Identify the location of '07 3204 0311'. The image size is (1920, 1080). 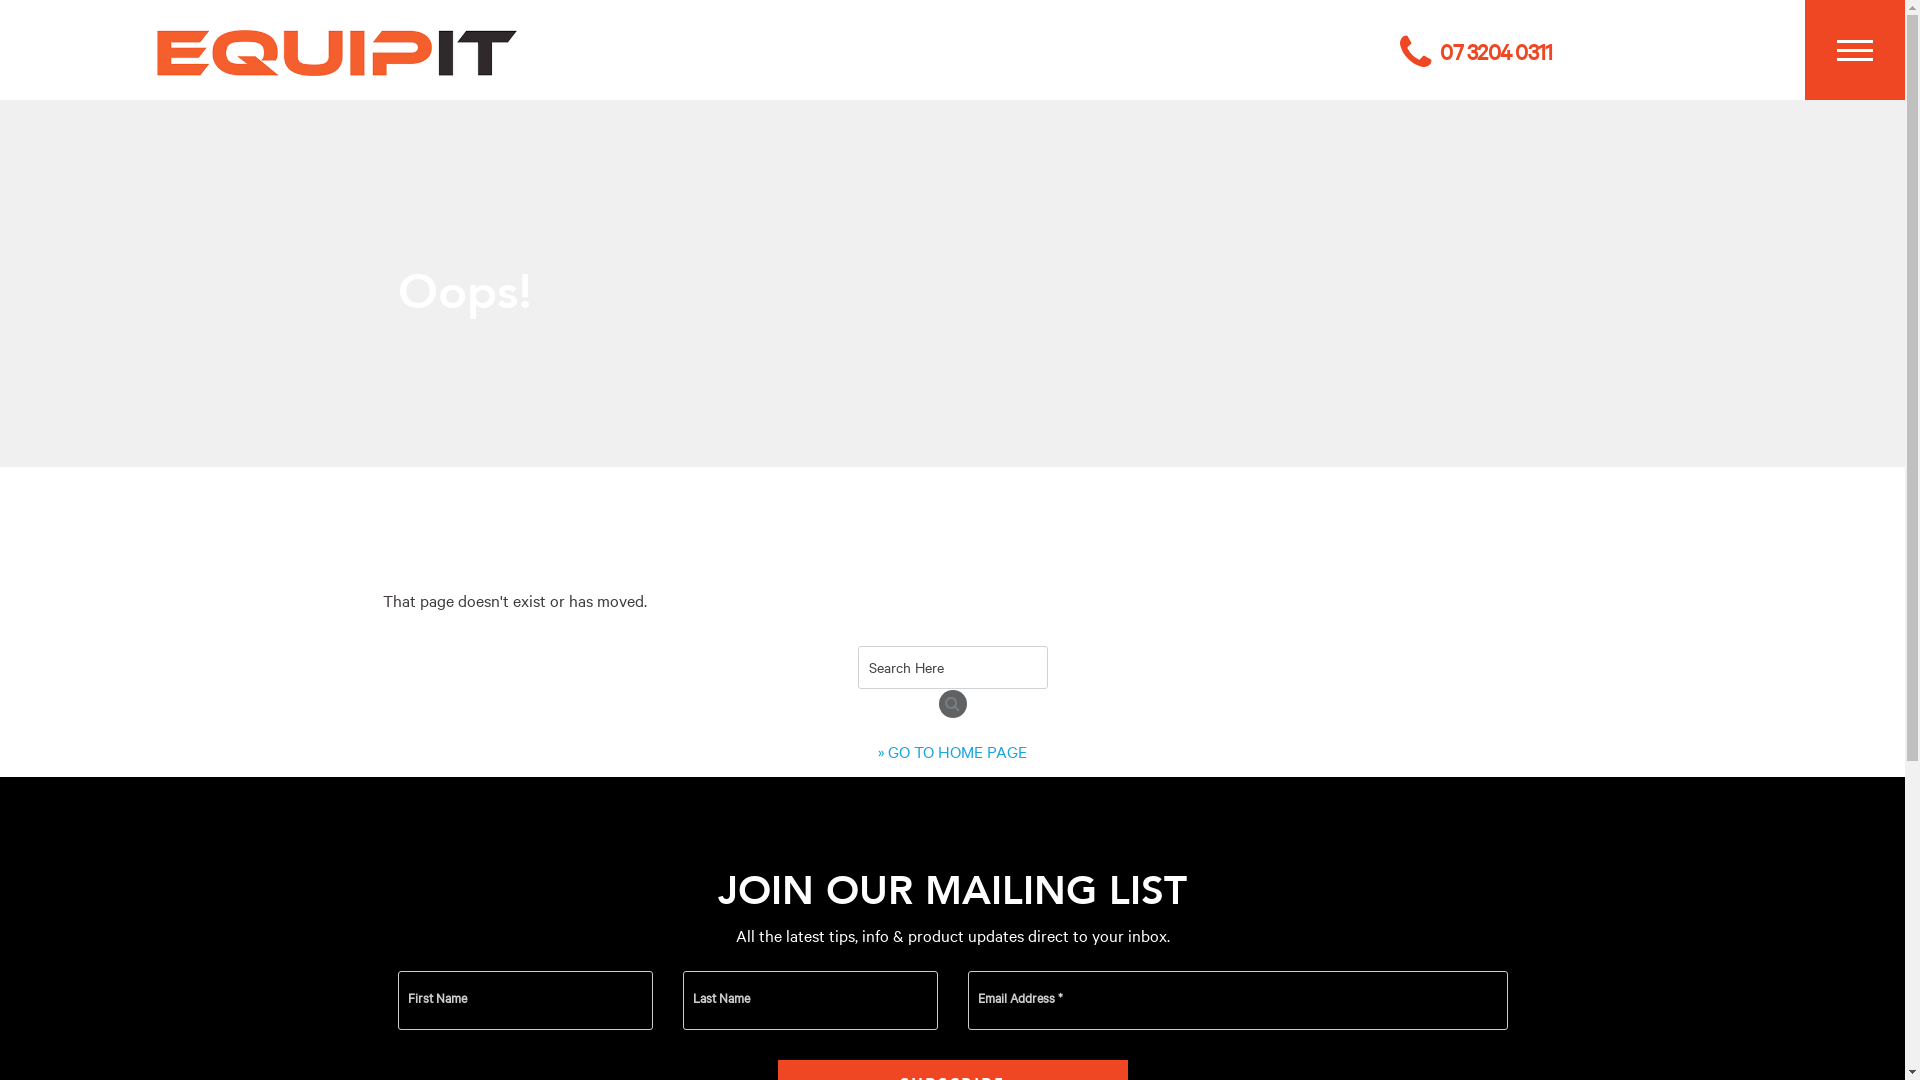
(1399, 50).